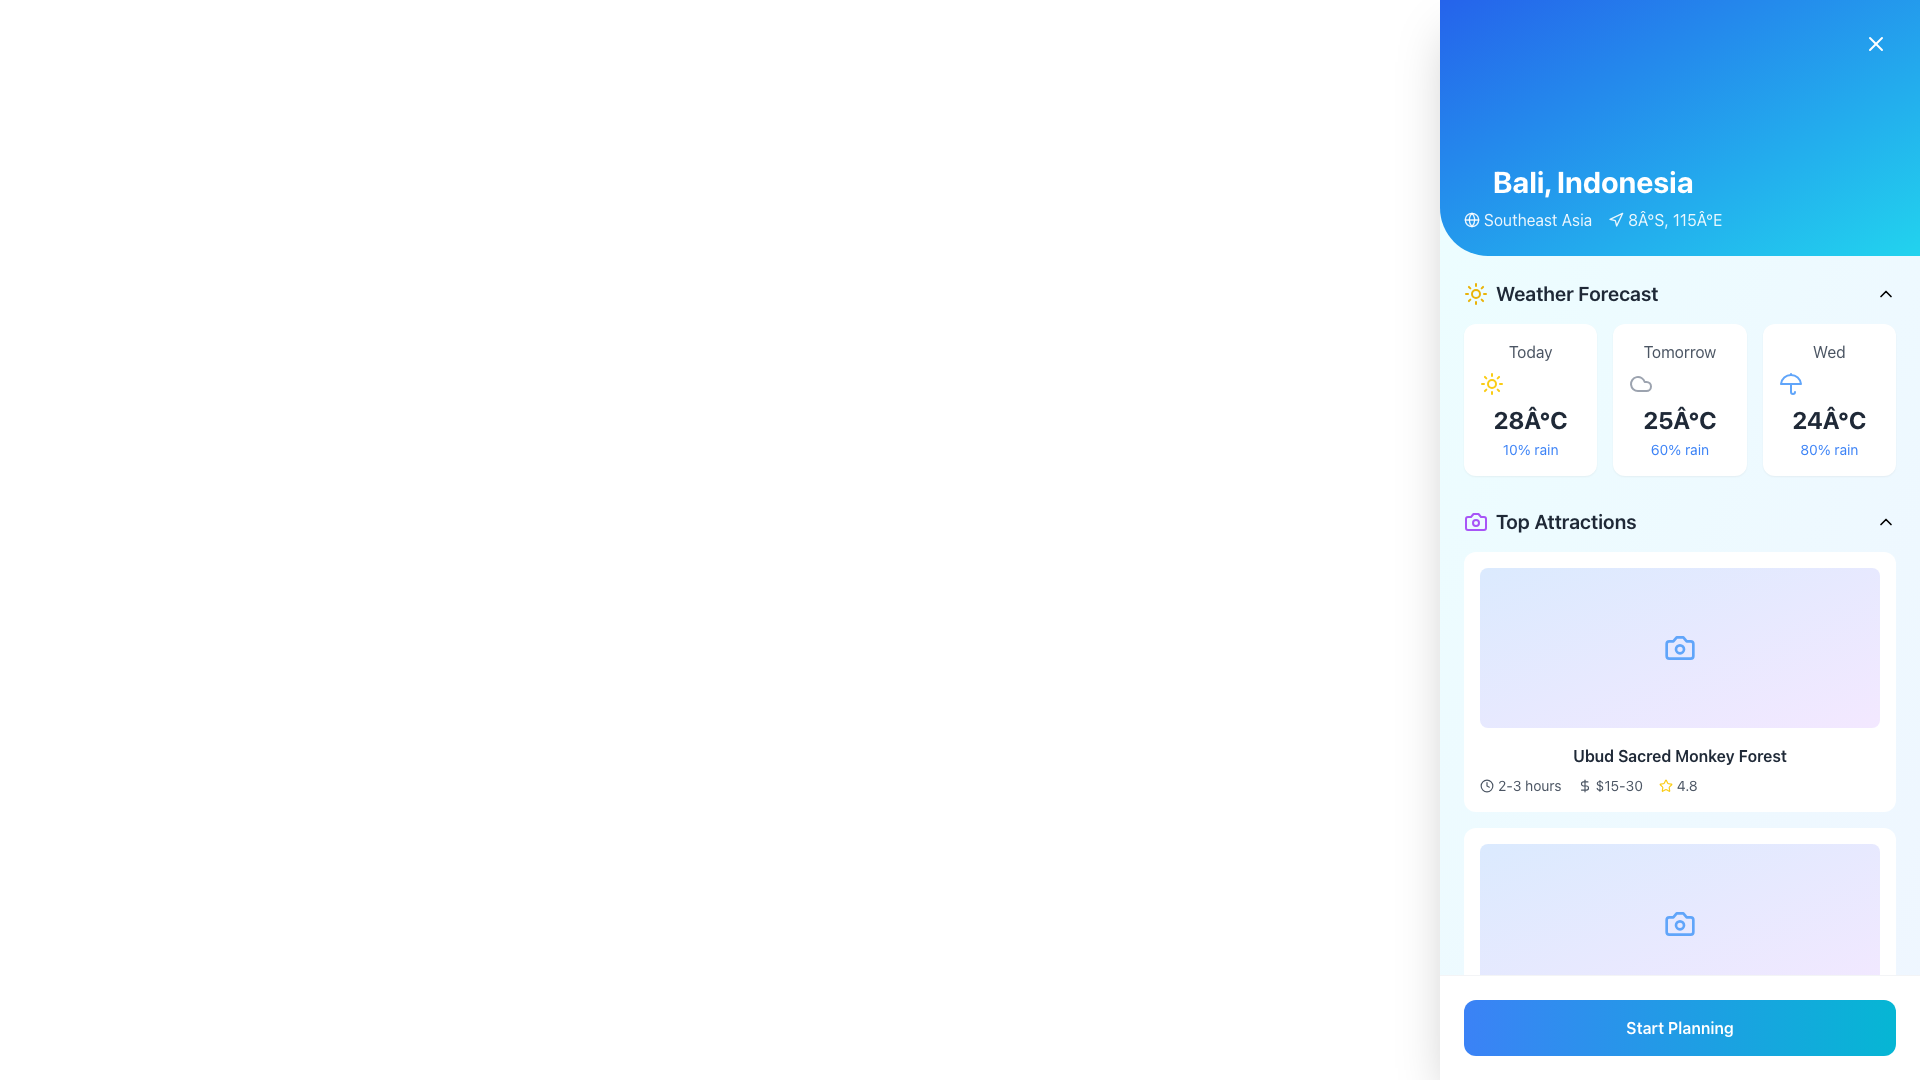 The width and height of the screenshot is (1920, 1080). I want to click on heading element displaying 'Weather Forecast' in bold, extra-large deep gray font, located below the 'Bali, Indonesia' title, so click(1576, 293).